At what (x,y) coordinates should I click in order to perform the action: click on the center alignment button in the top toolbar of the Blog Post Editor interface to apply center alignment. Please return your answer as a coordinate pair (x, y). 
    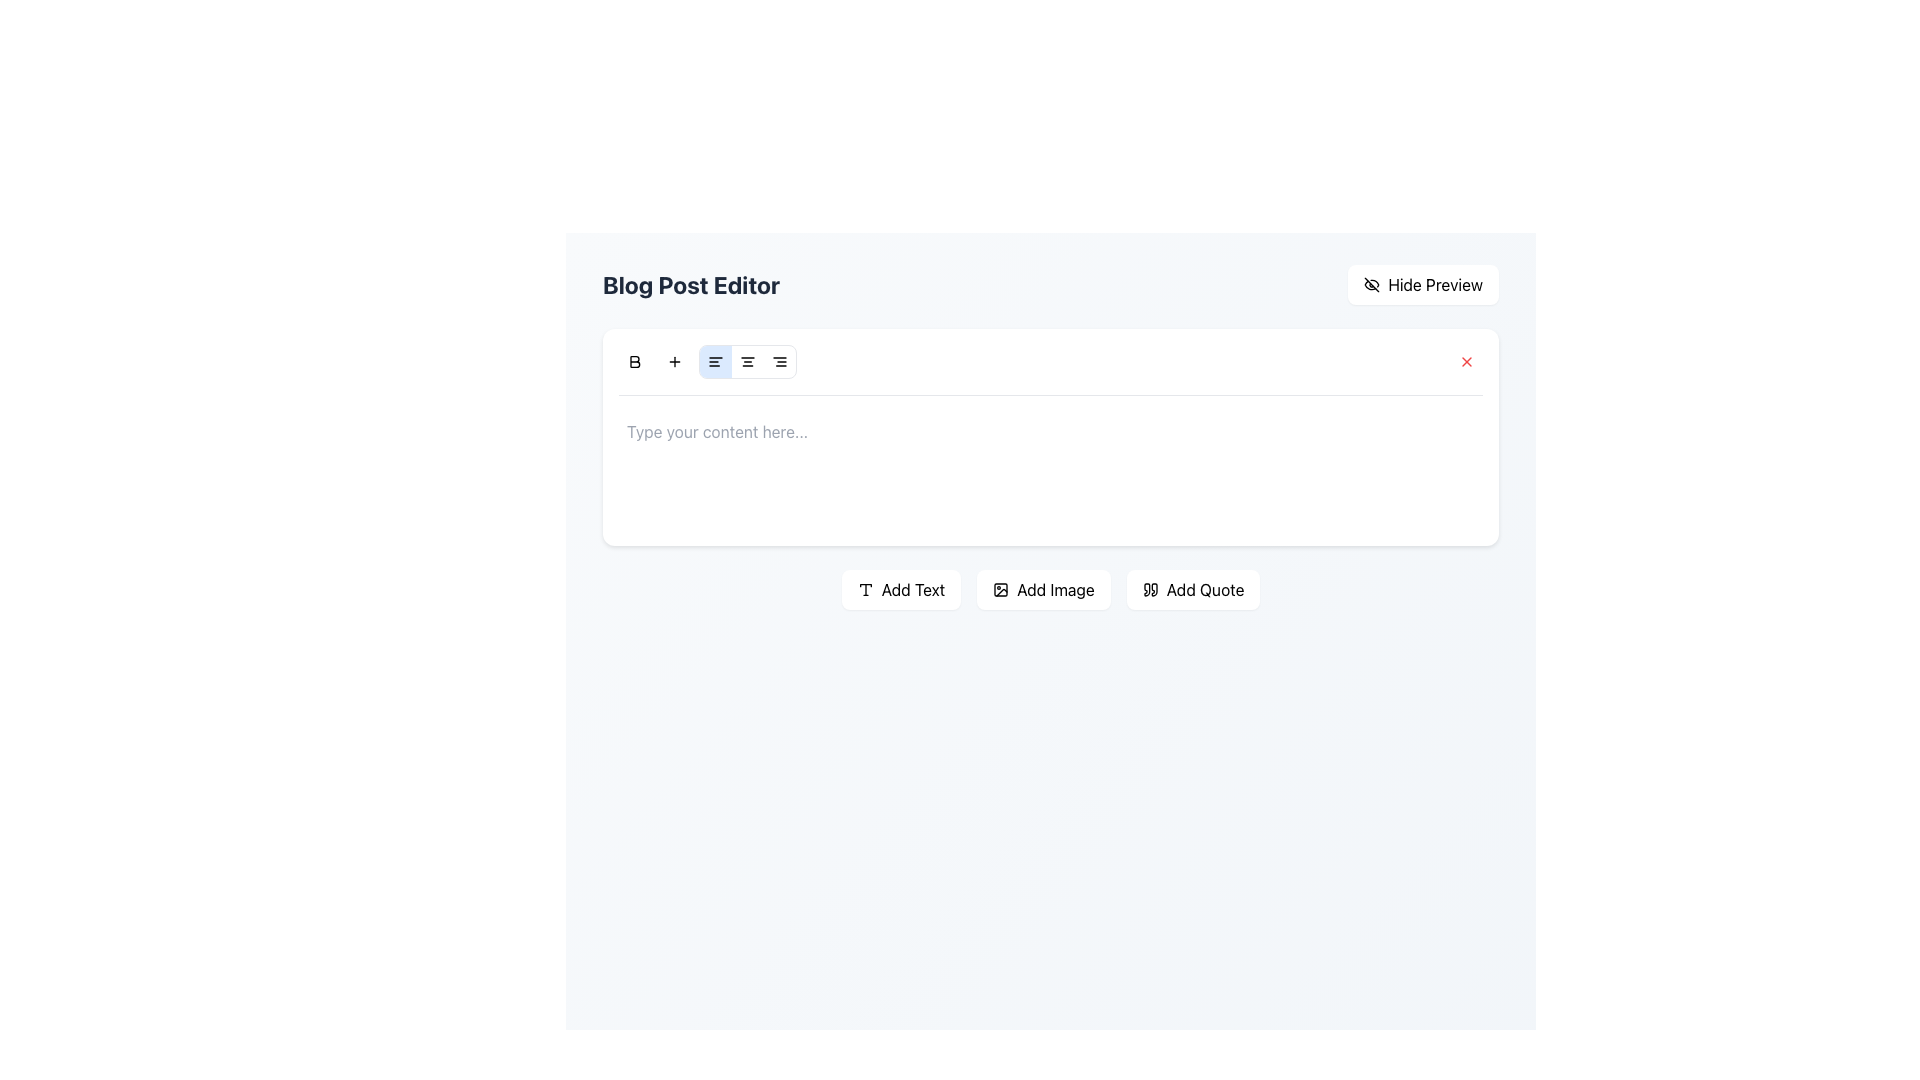
    Looking at the image, I should click on (747, 362).